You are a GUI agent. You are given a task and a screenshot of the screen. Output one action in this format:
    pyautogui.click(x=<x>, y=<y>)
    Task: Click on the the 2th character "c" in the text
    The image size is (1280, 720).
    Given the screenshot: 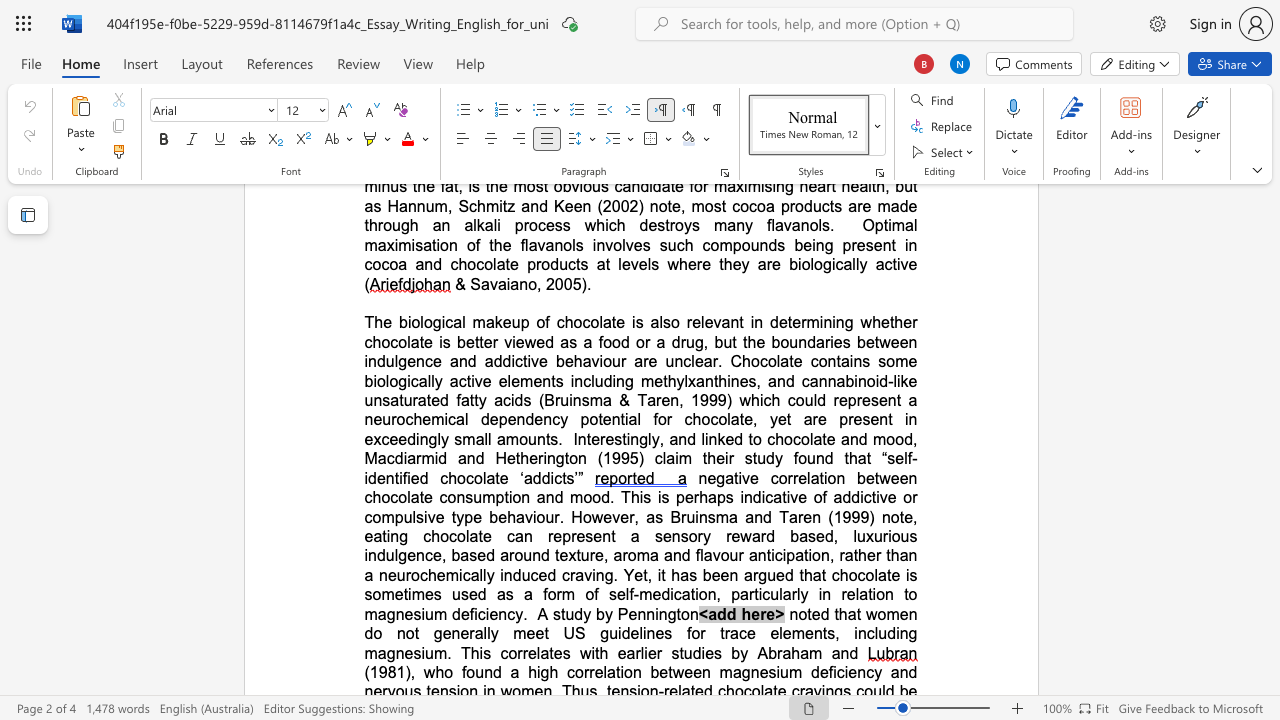 What is the action you would take?
    pyautogui.click(x=796, y=438)
    